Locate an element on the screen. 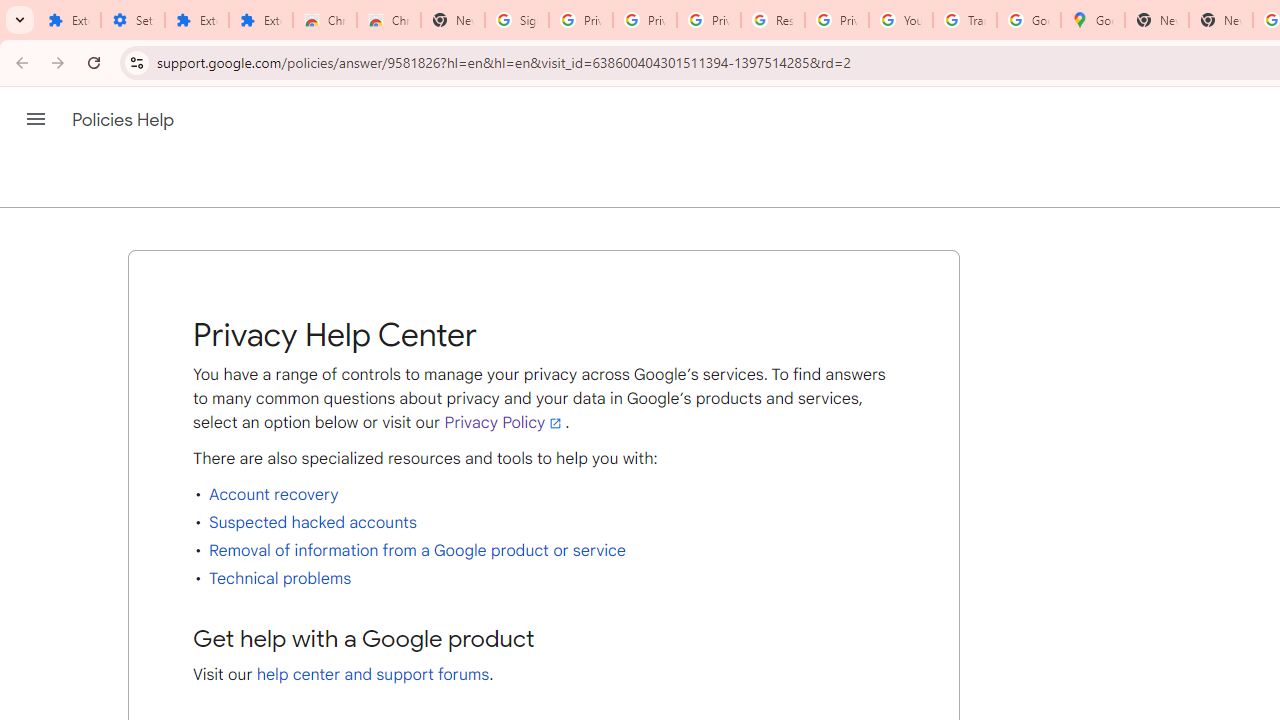 Image resolution: width=1280 pixels, height=720 pixels. 'Removal of information from a Google product or service' is located at coordinates (416, 550).